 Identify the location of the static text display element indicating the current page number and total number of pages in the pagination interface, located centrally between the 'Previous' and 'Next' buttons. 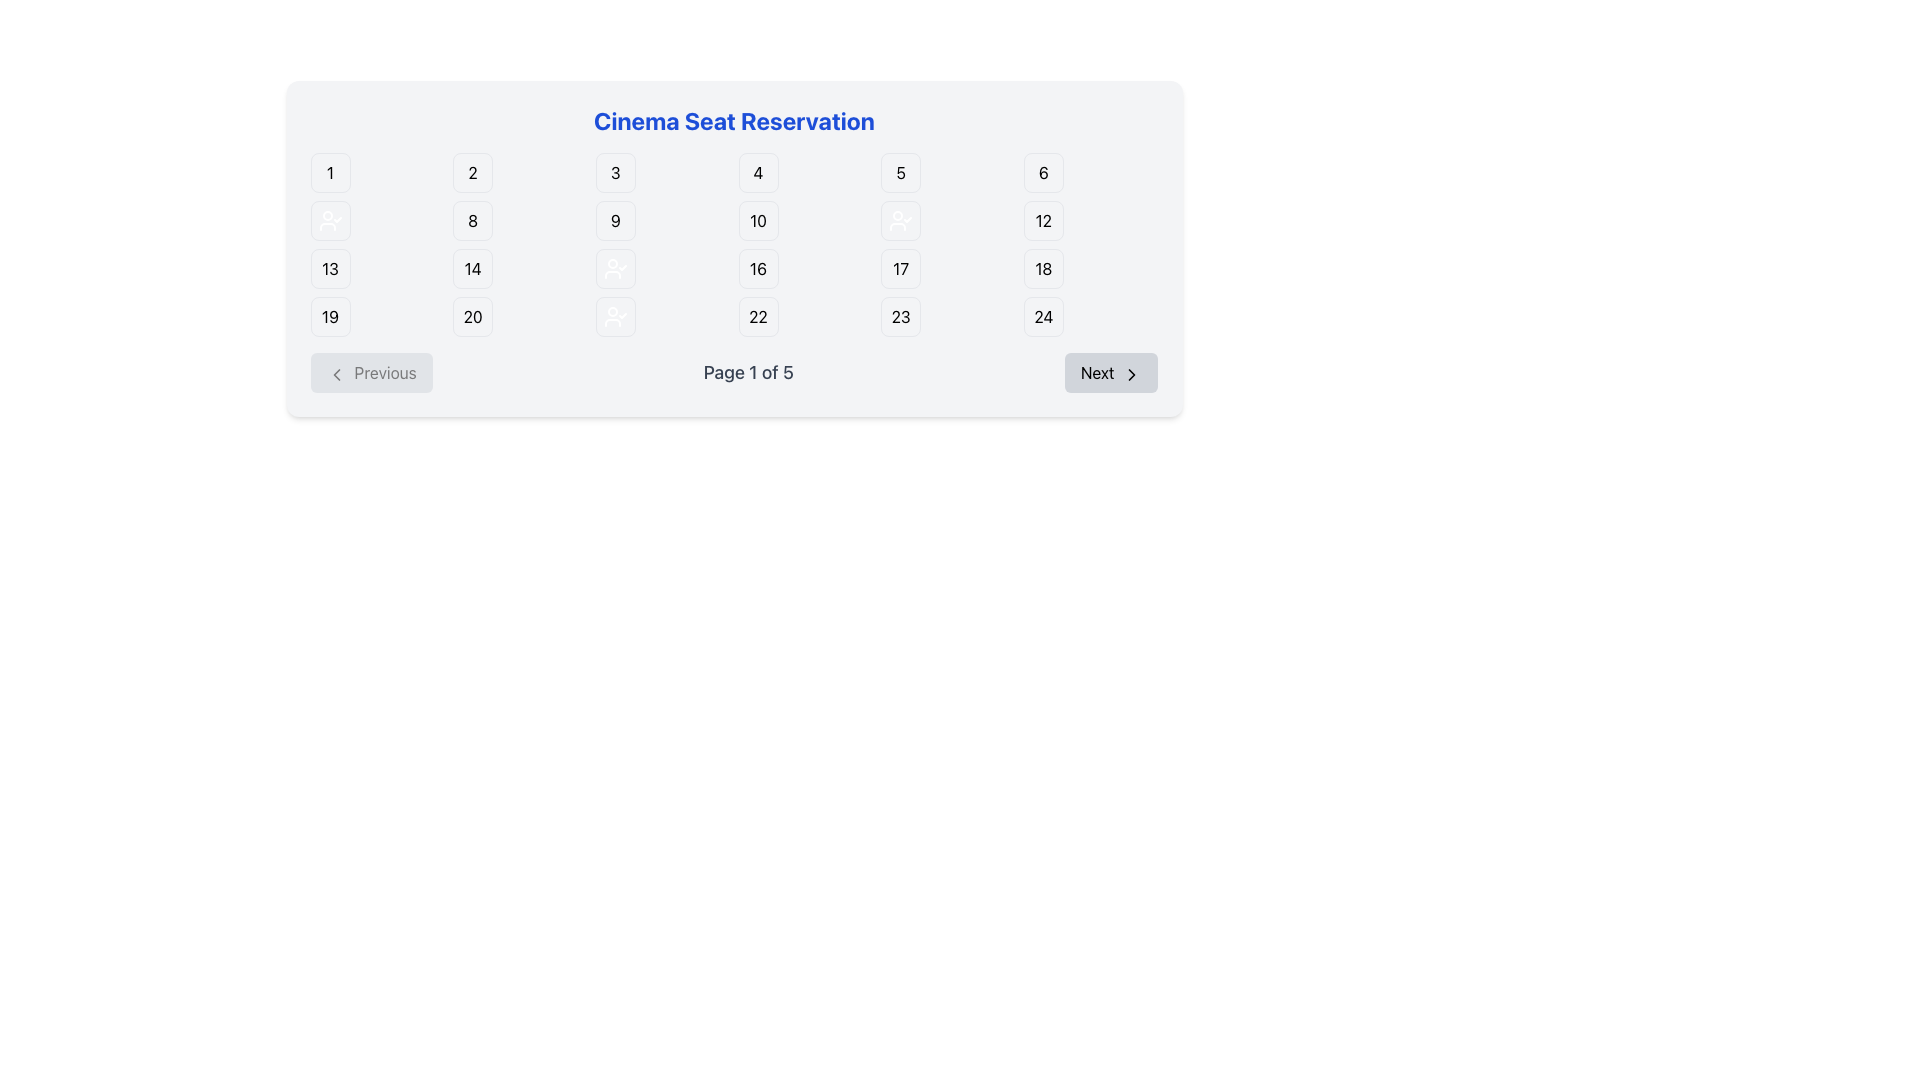
(747, 373).